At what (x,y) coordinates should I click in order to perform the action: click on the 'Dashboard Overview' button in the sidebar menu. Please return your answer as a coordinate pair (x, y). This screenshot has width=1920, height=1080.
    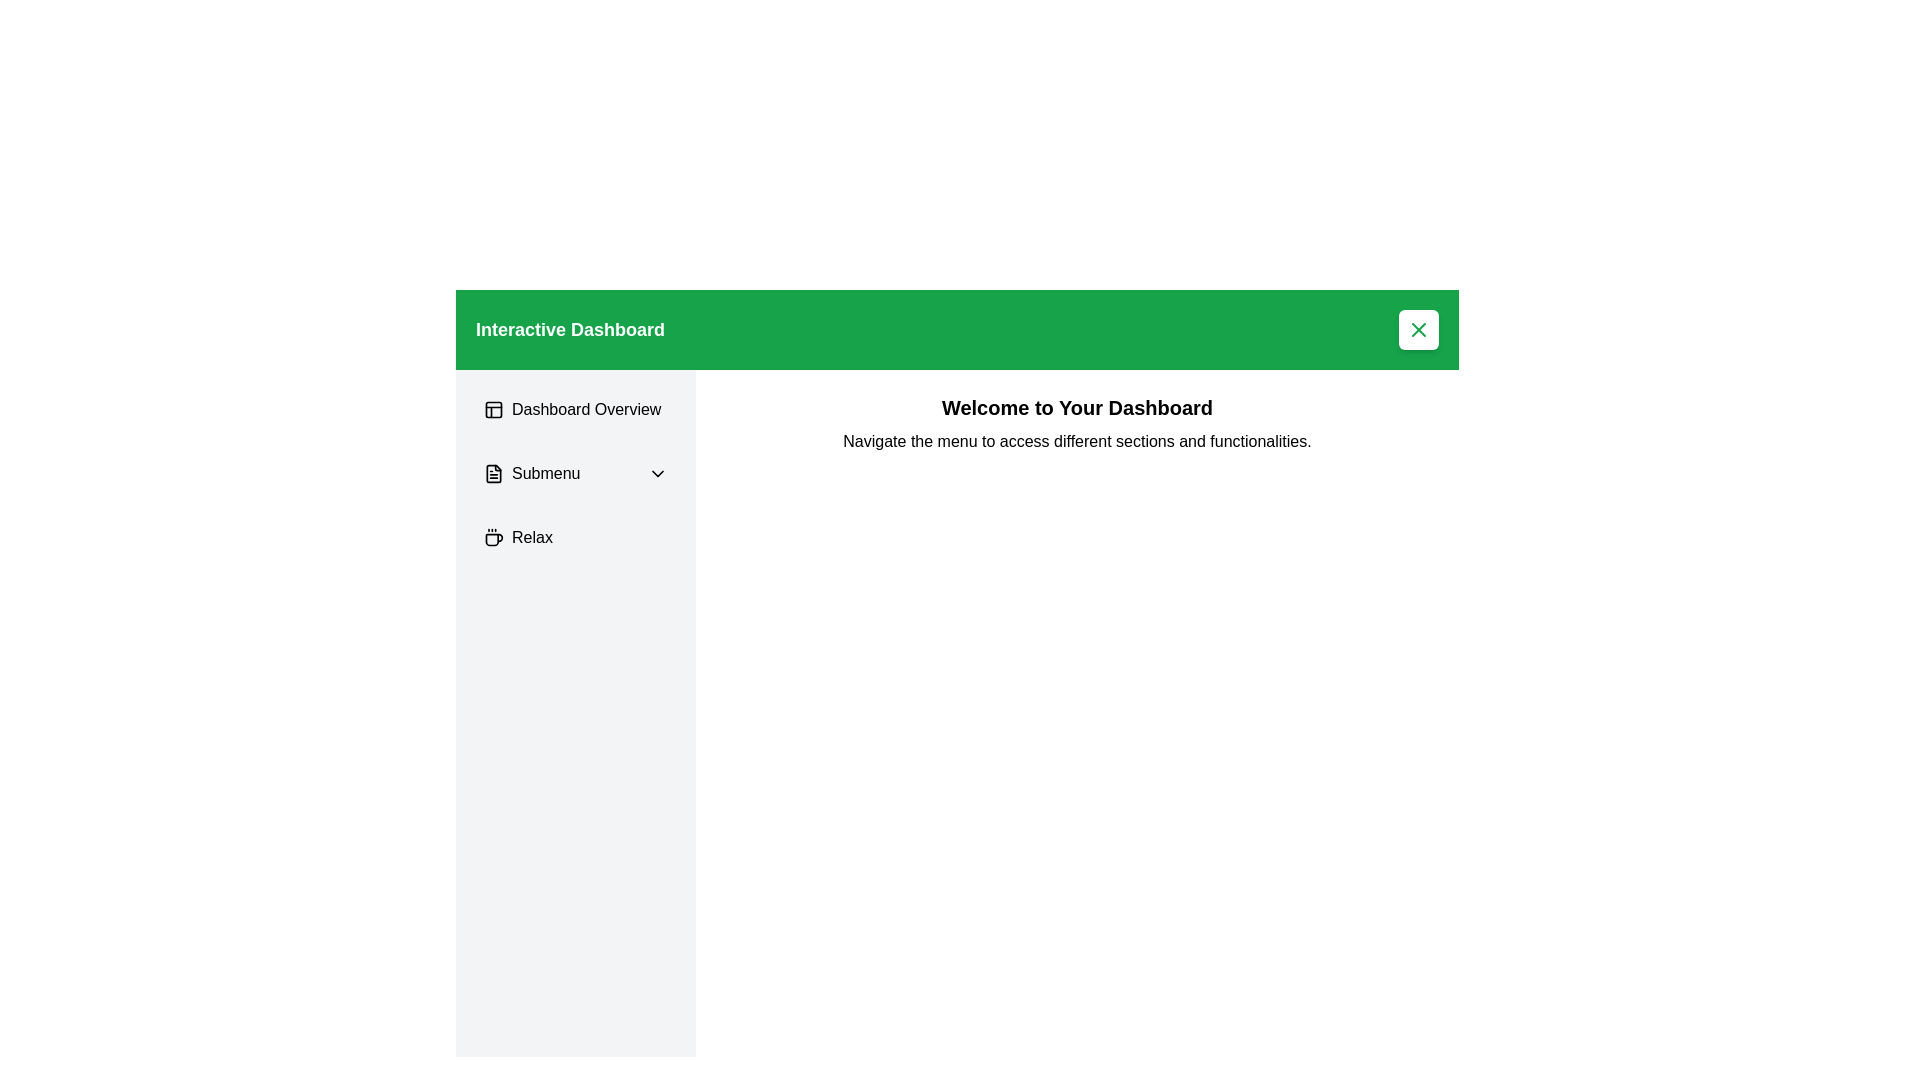
    Looking at the image, I should click on (575, 408).